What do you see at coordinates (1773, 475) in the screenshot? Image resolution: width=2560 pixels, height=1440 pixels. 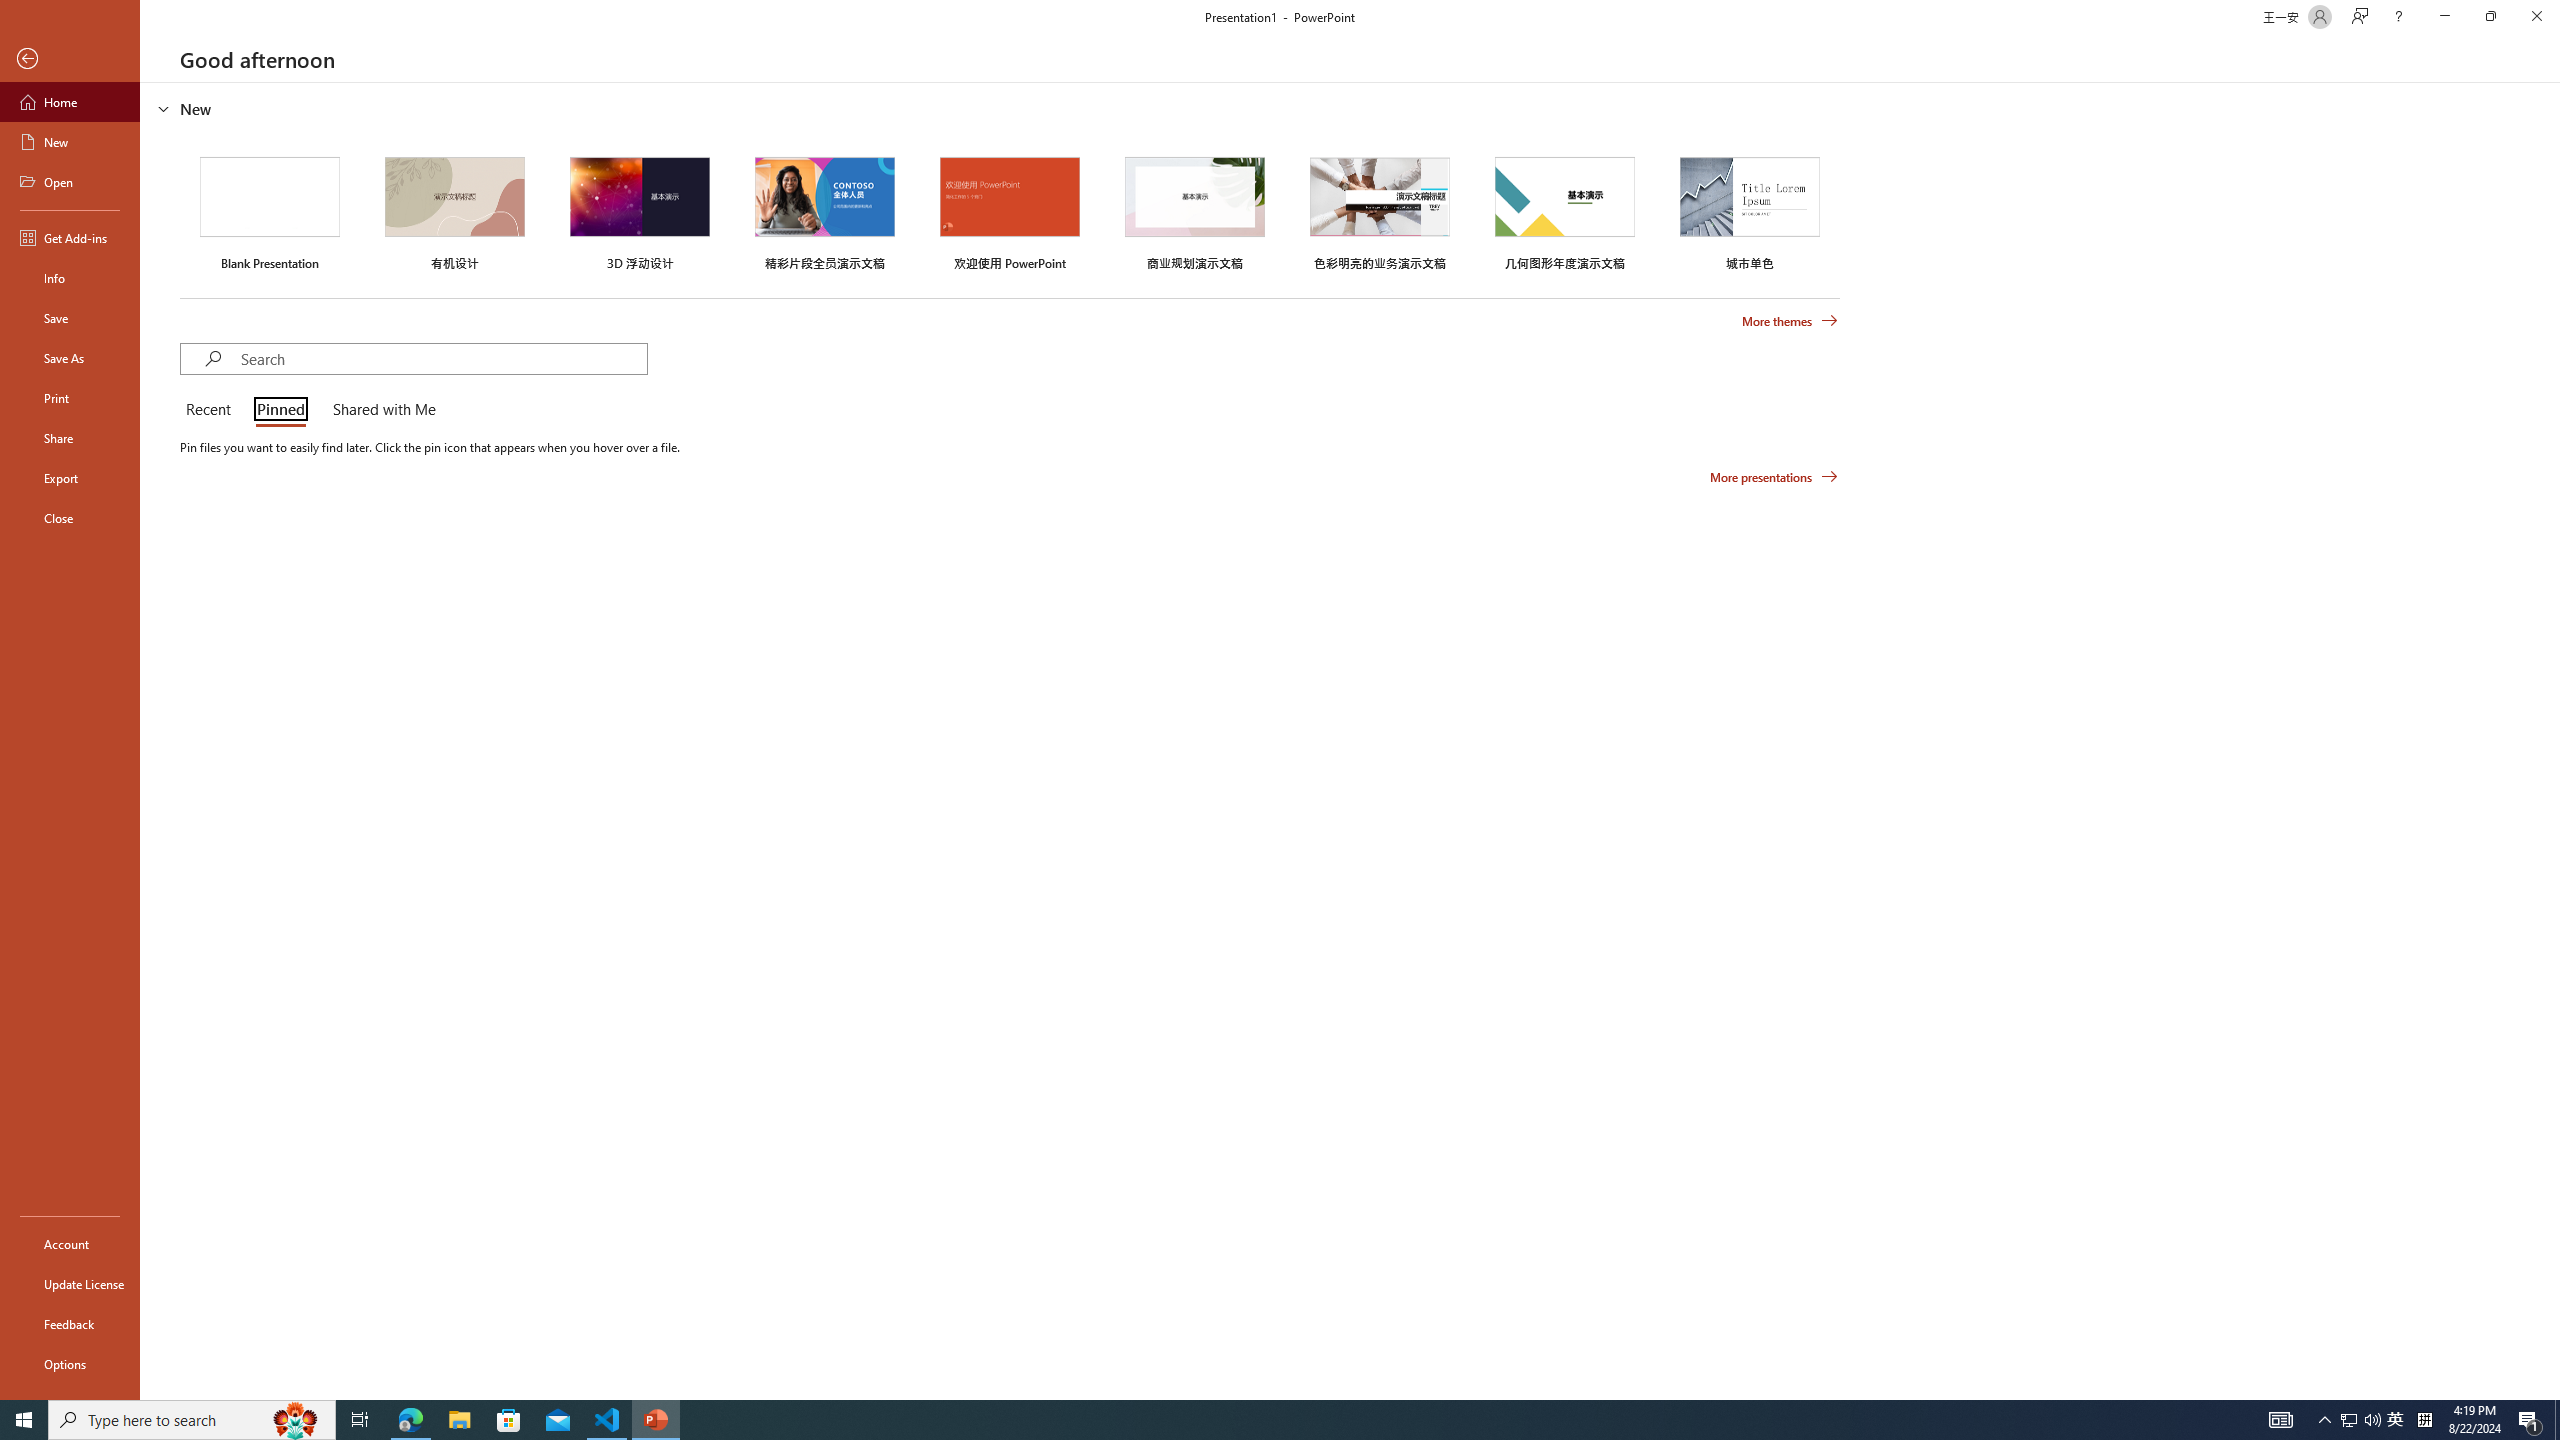 I see `'More presentations'` at bounding box center [1773, 475].